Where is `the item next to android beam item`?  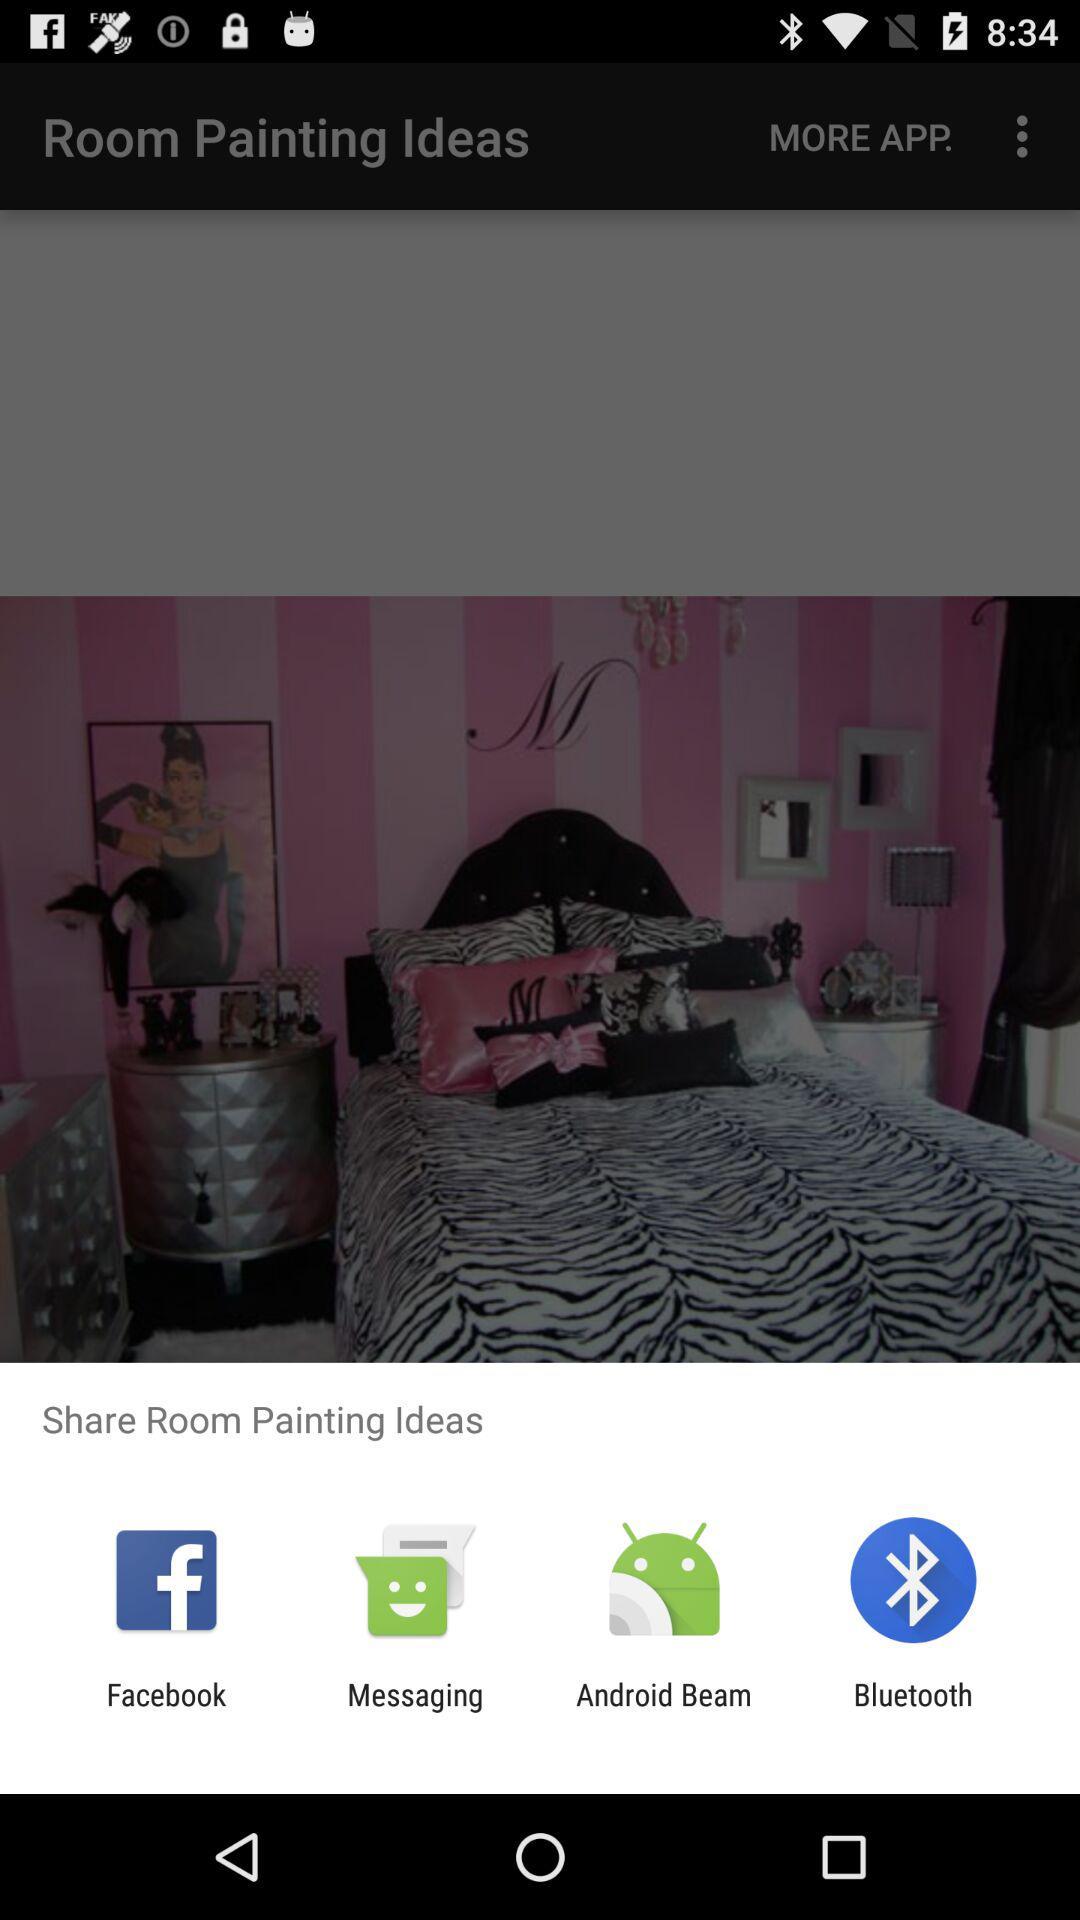 the item next to android beam item is located at coordinates (414, 1711).